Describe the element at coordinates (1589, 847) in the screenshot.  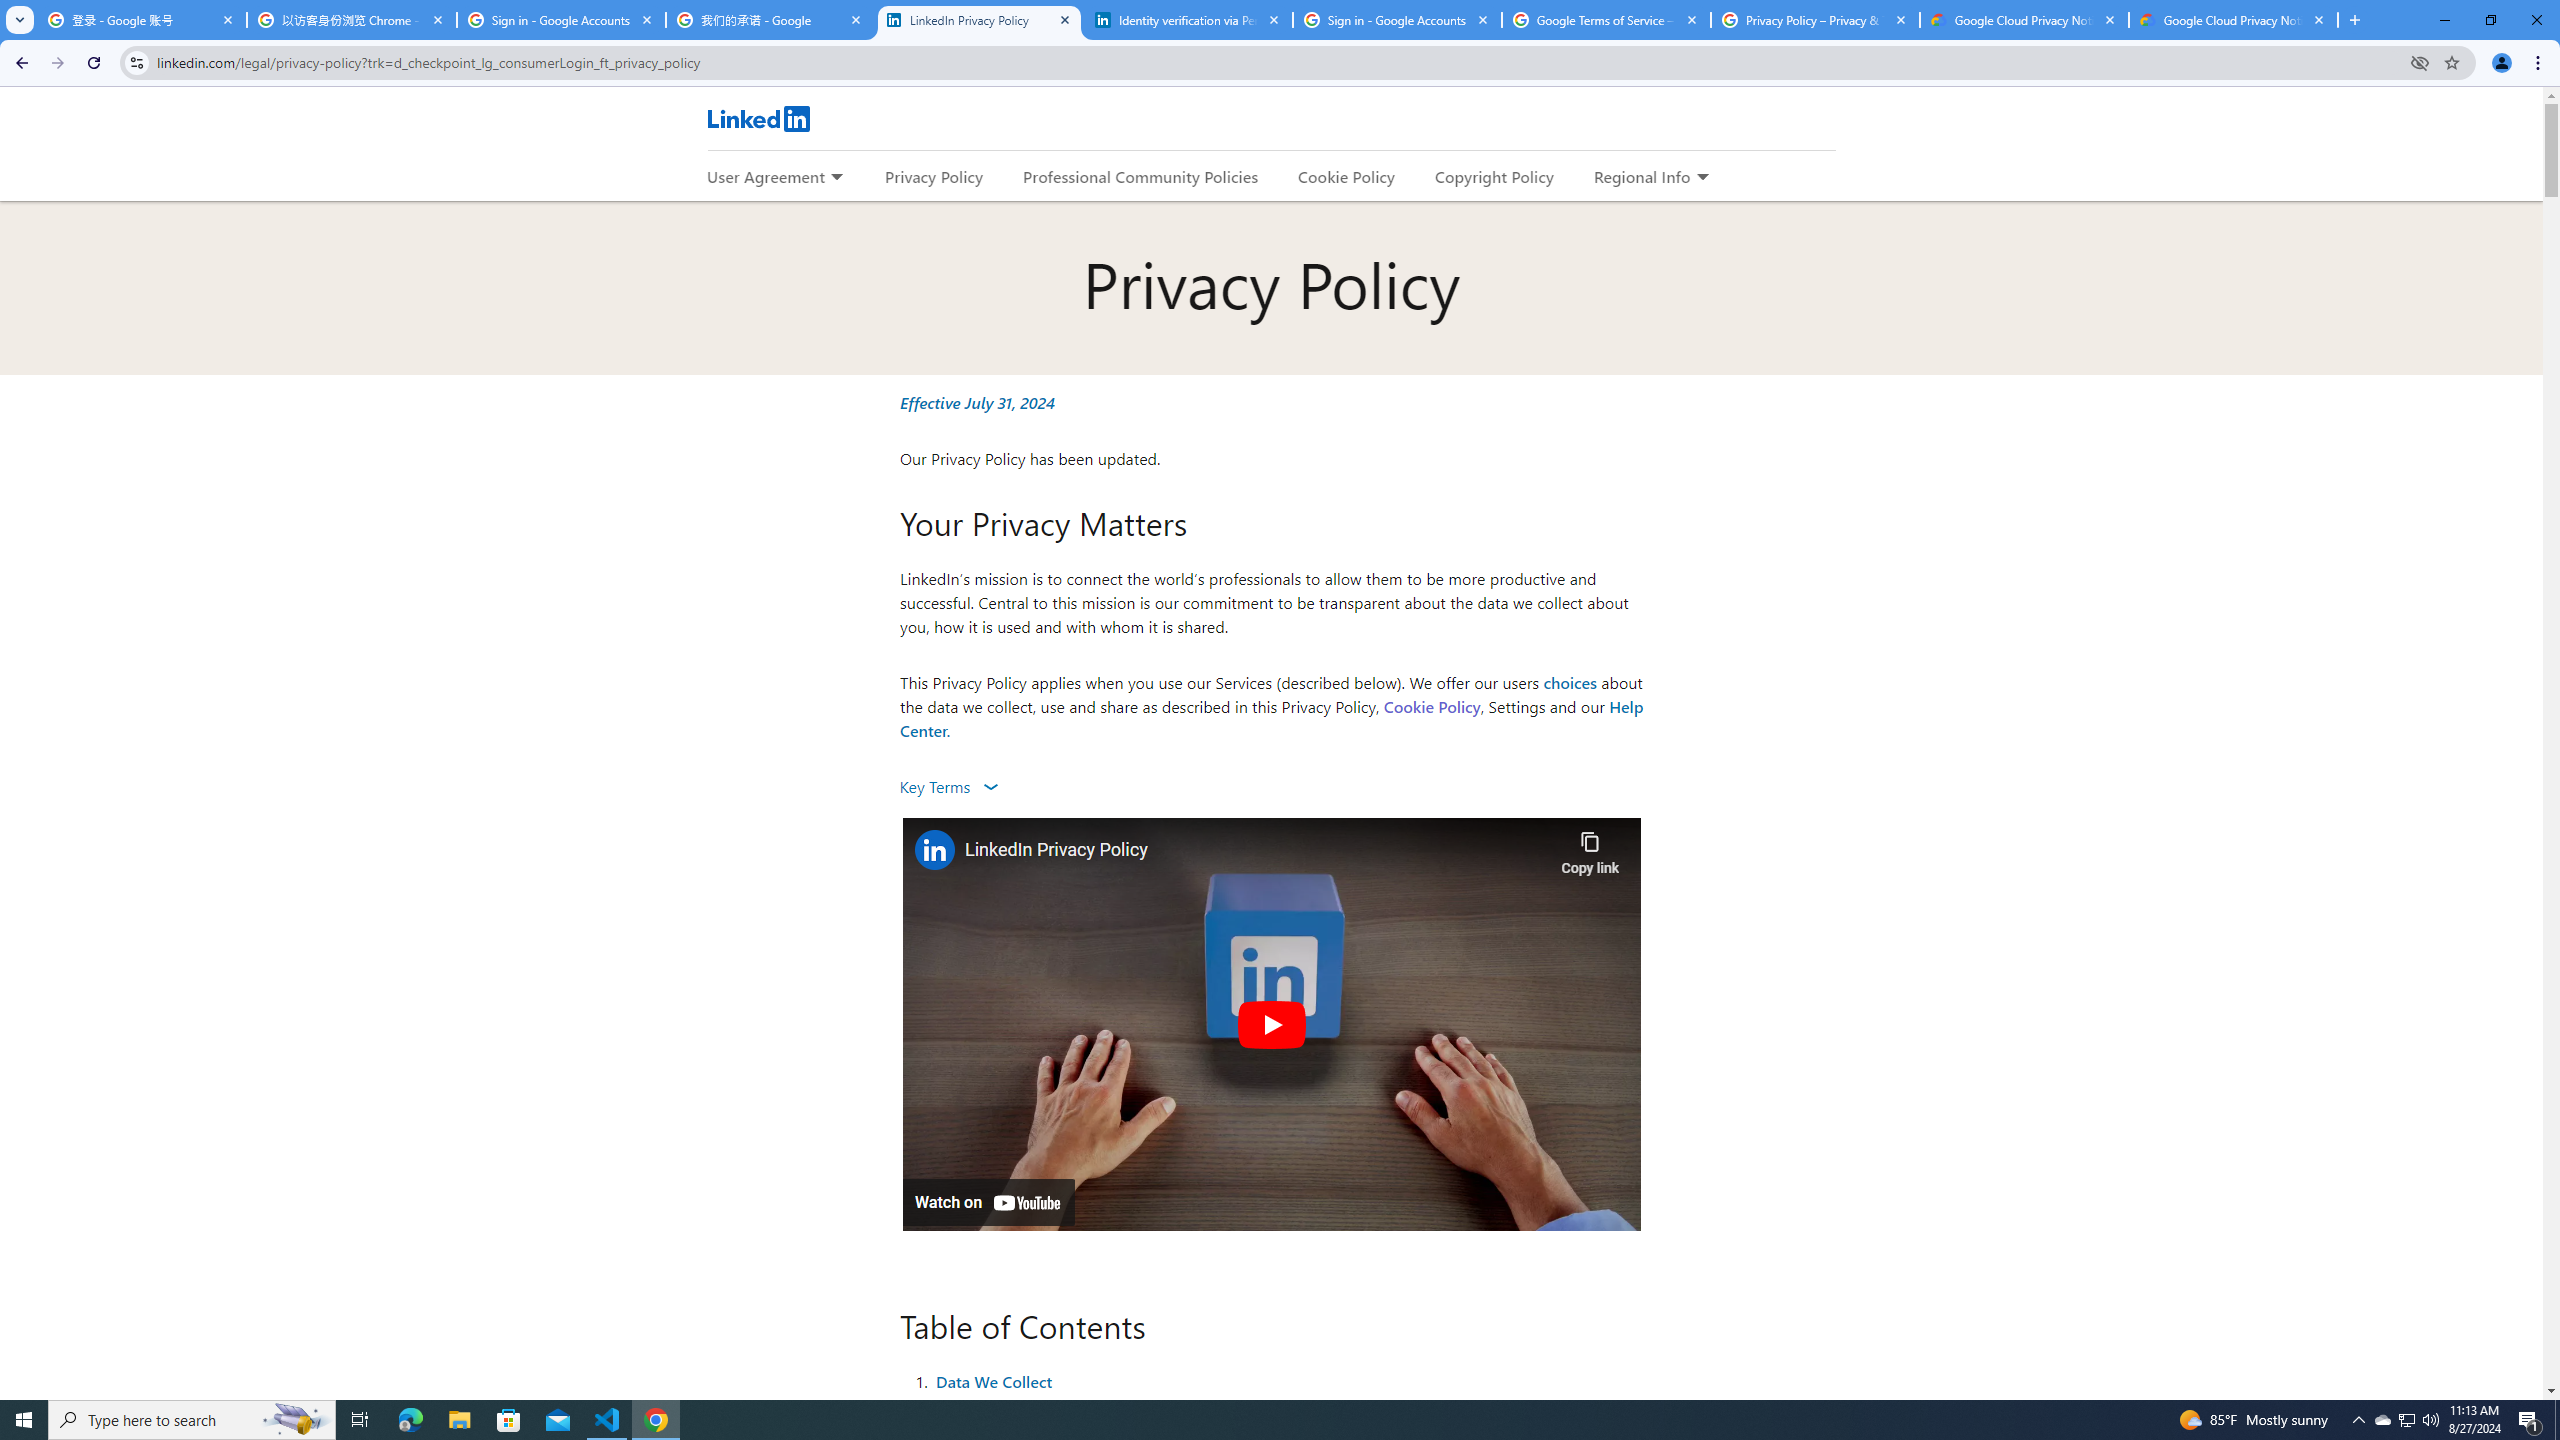
I see `'Copy link'` at that location.